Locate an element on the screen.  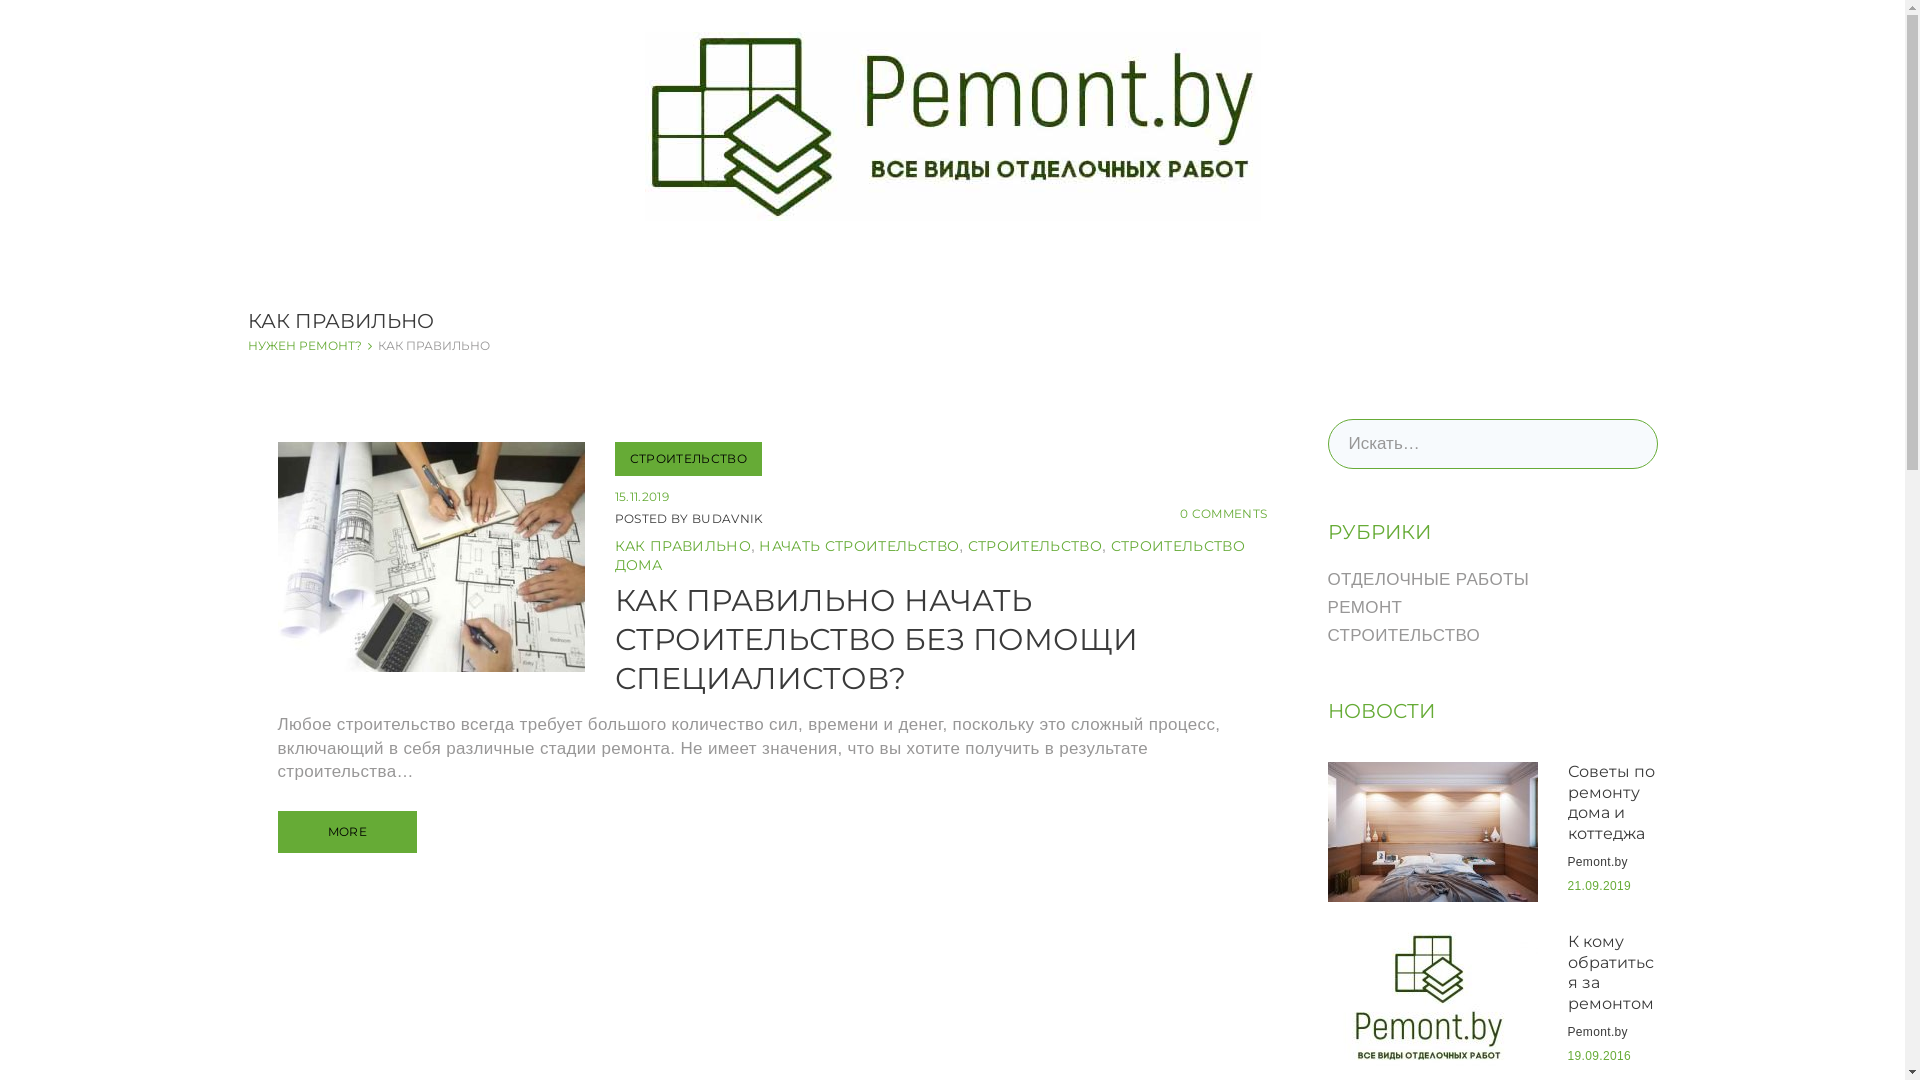
'BUDAVNIK' is located at coordinates (727, 517).